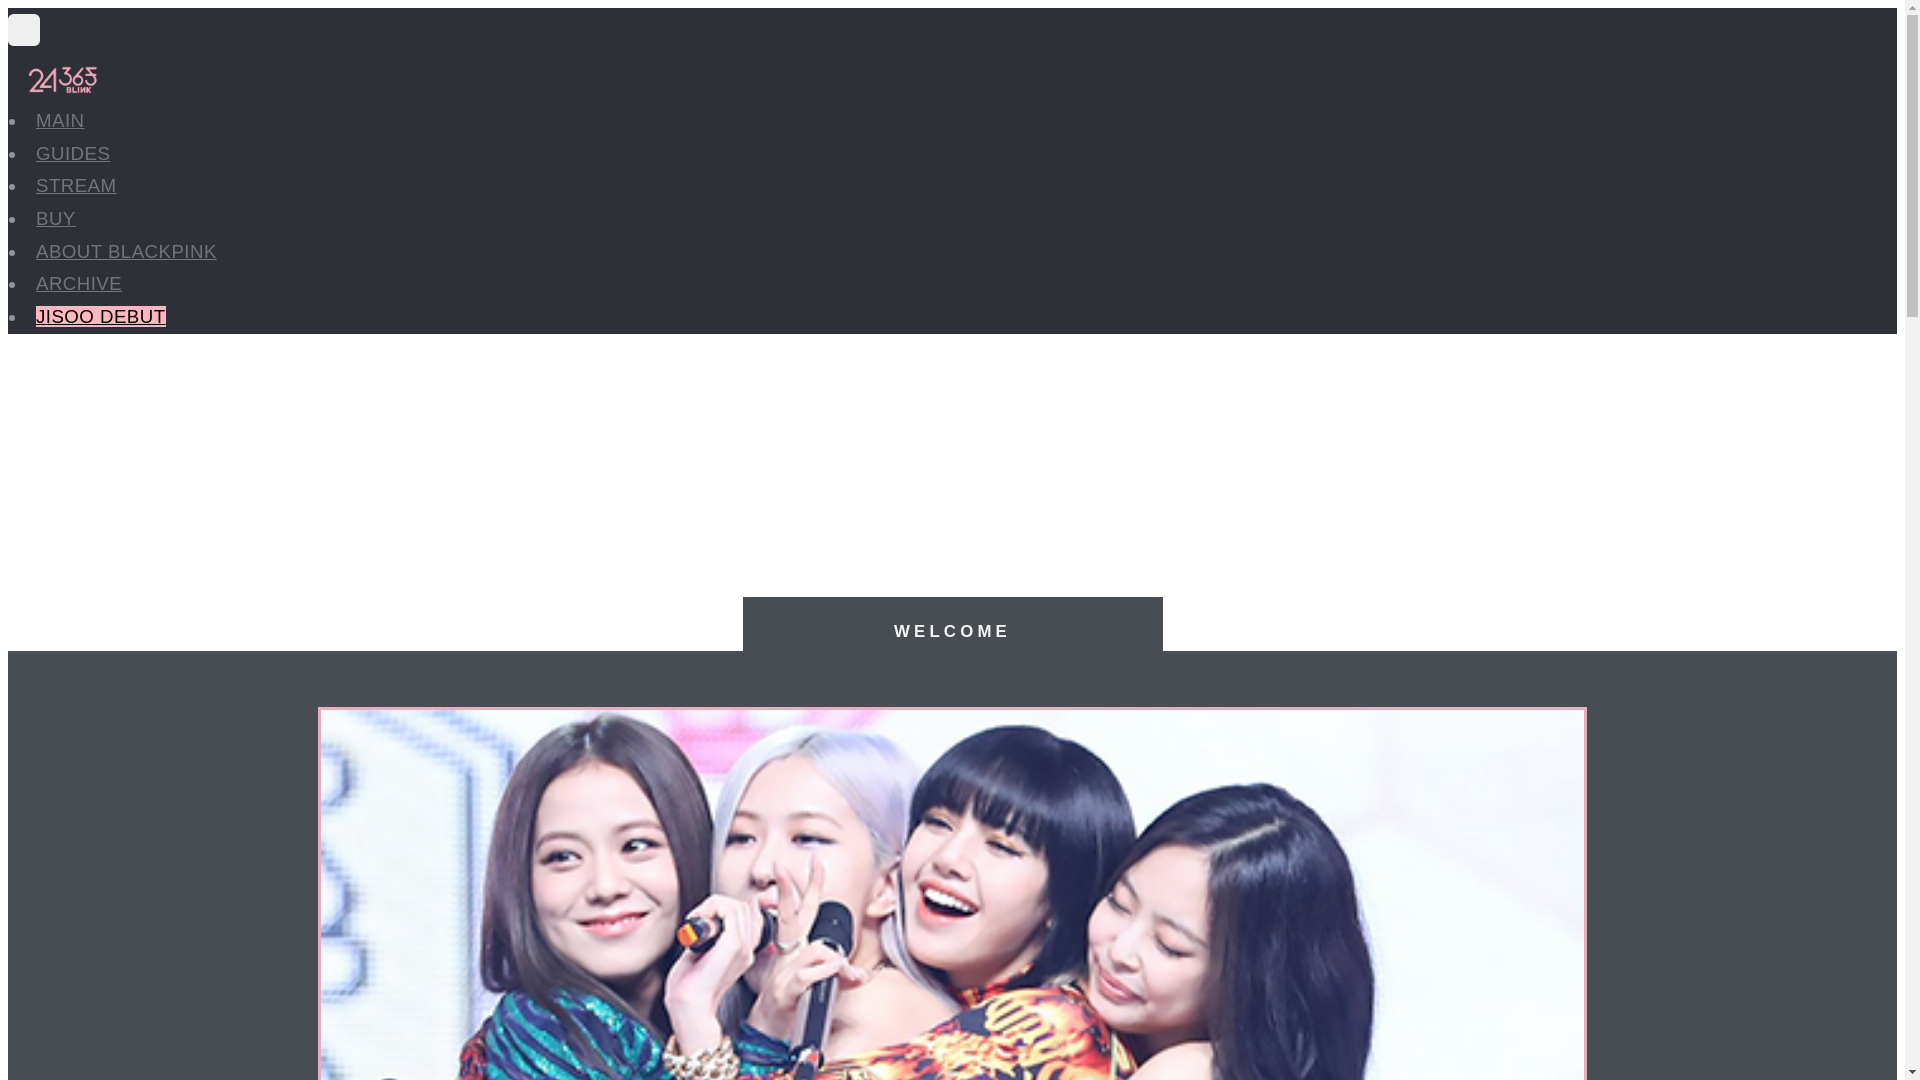  What do you see at coordinates (56, 218) in the screenshot?
I see `'BUY'` at bounding box center [56, 218].